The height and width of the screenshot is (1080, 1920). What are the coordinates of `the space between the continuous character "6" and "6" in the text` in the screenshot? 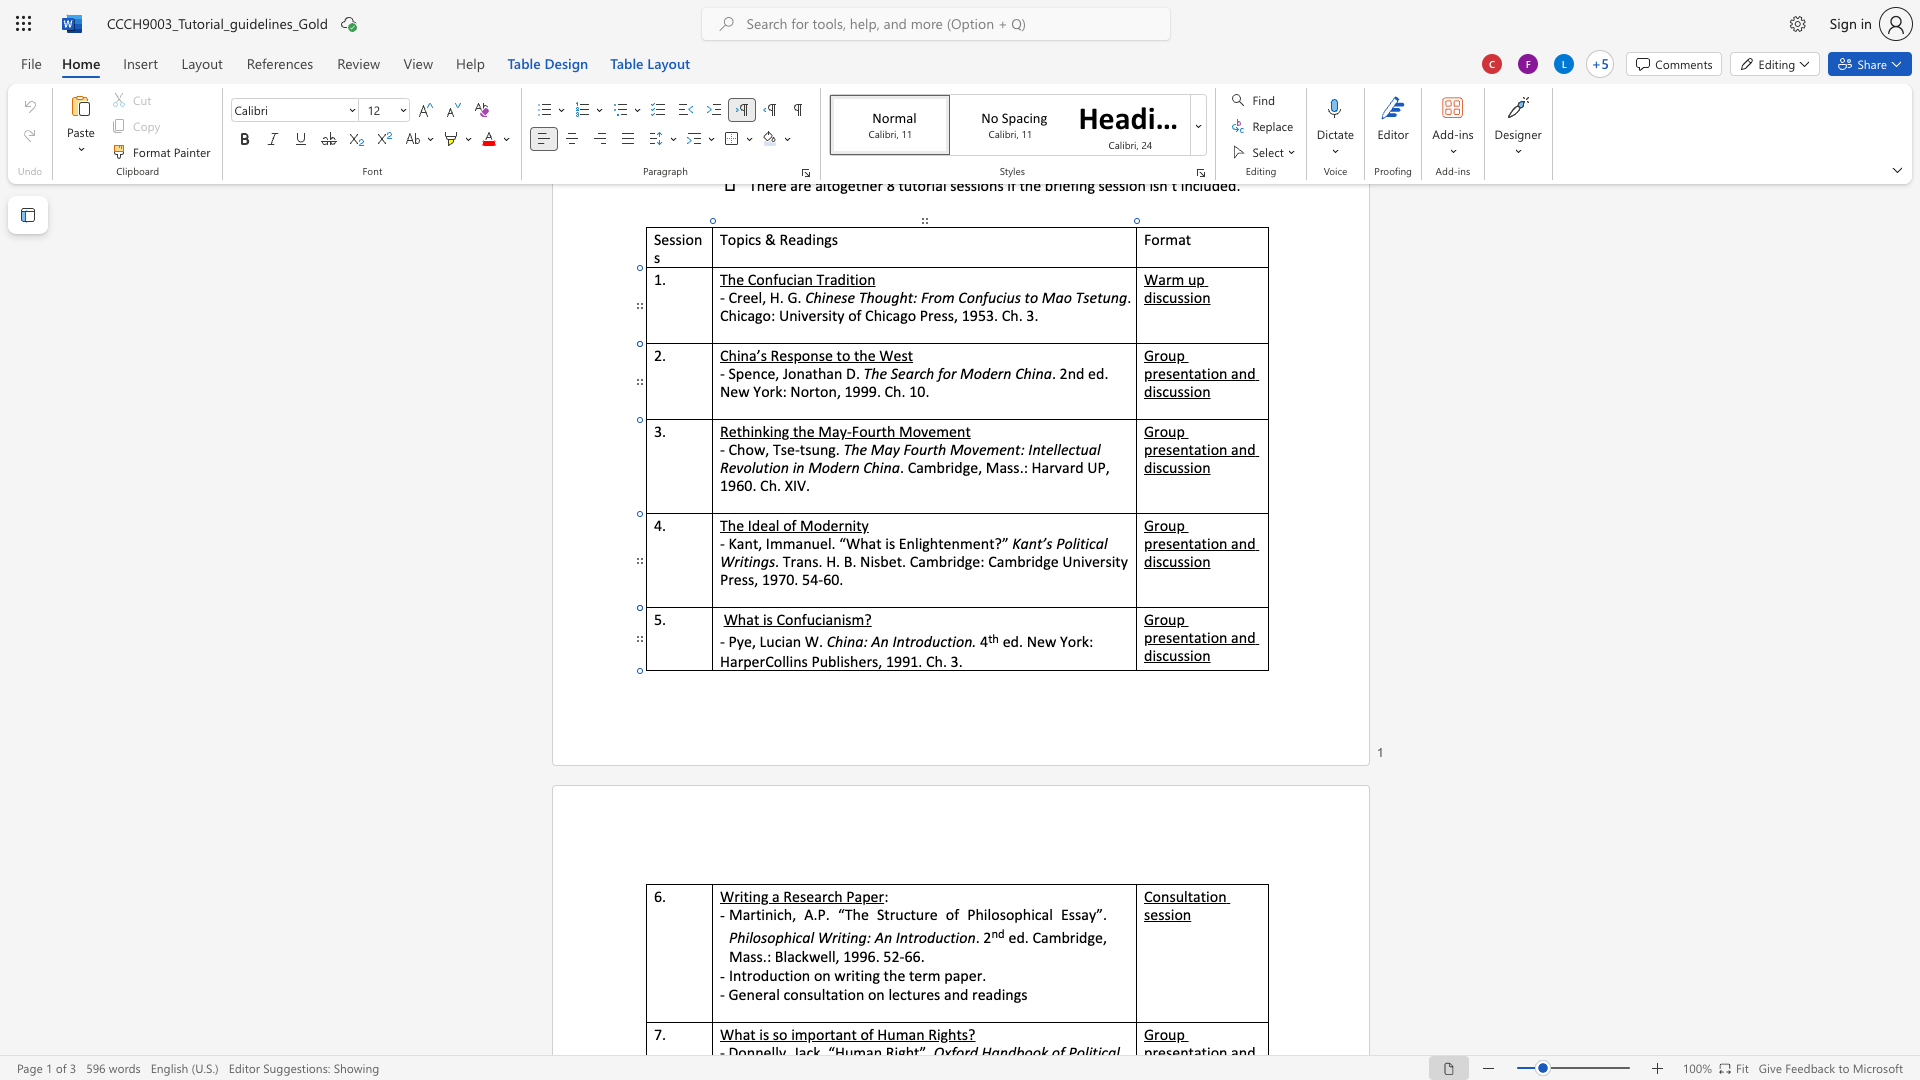 It's located at (911, 955).